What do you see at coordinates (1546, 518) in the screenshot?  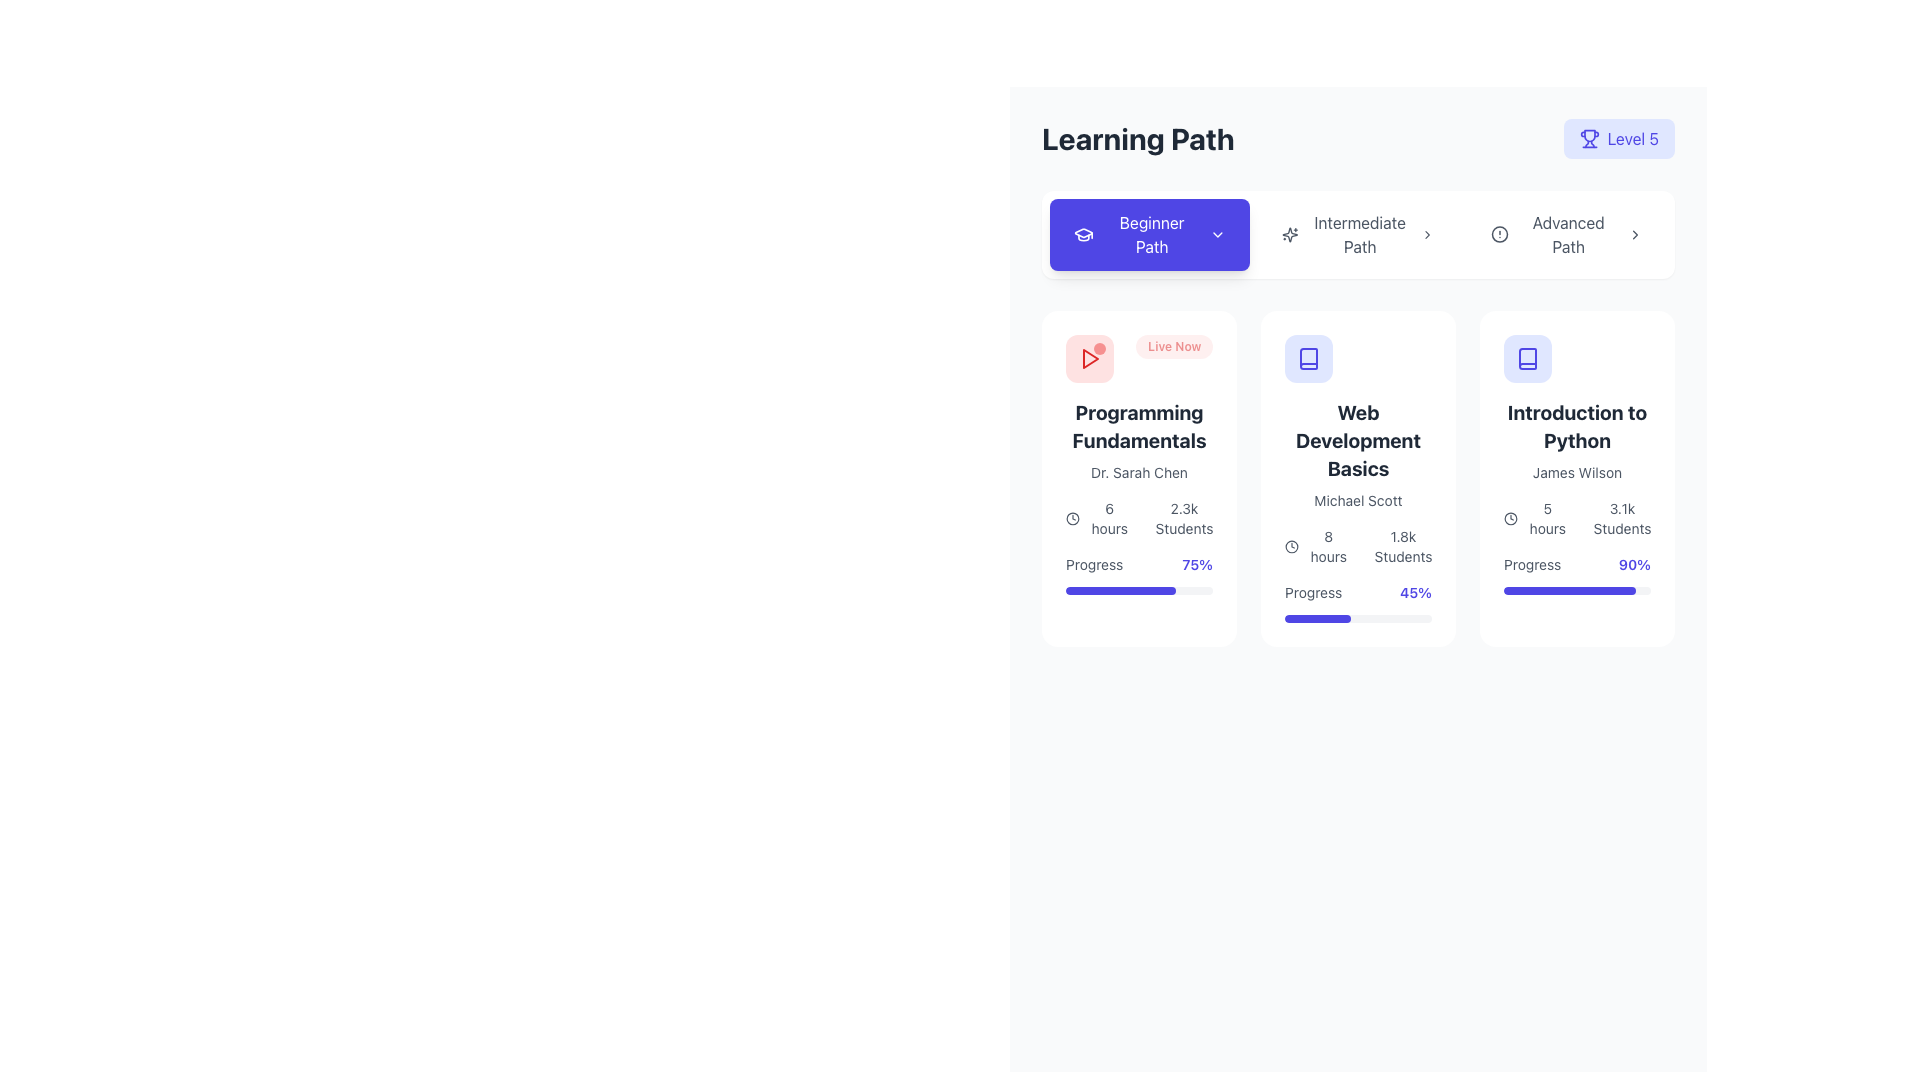 I see `the static text element displaying '5 hours', which is located at the bottom section of the 'Introduction to Python' course card, aligned to the left side just below the main course title and author information` at bounding box center [1546, 518].